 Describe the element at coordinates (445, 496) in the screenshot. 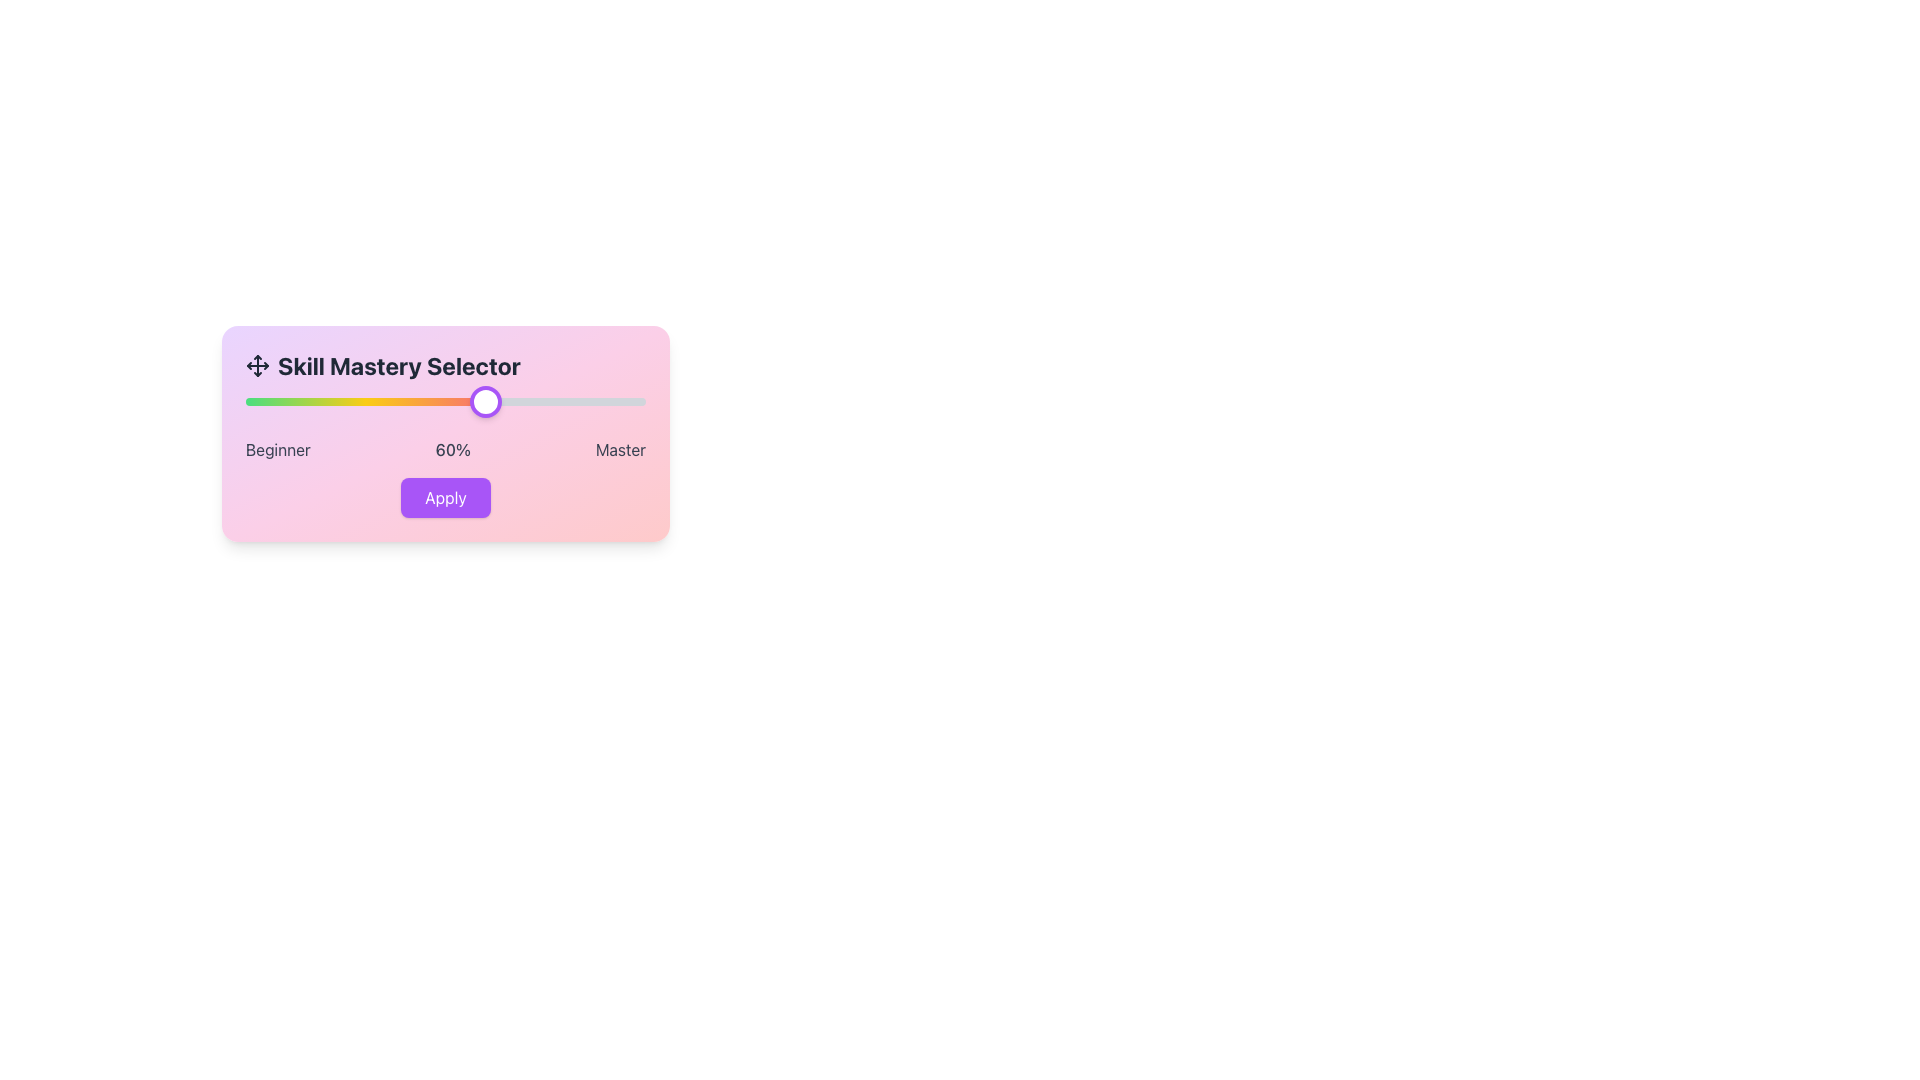

I see `the 'Apply' button with a vibrant purple background located at the bottom of the 'Skill Mastery Selector' card` at that location.